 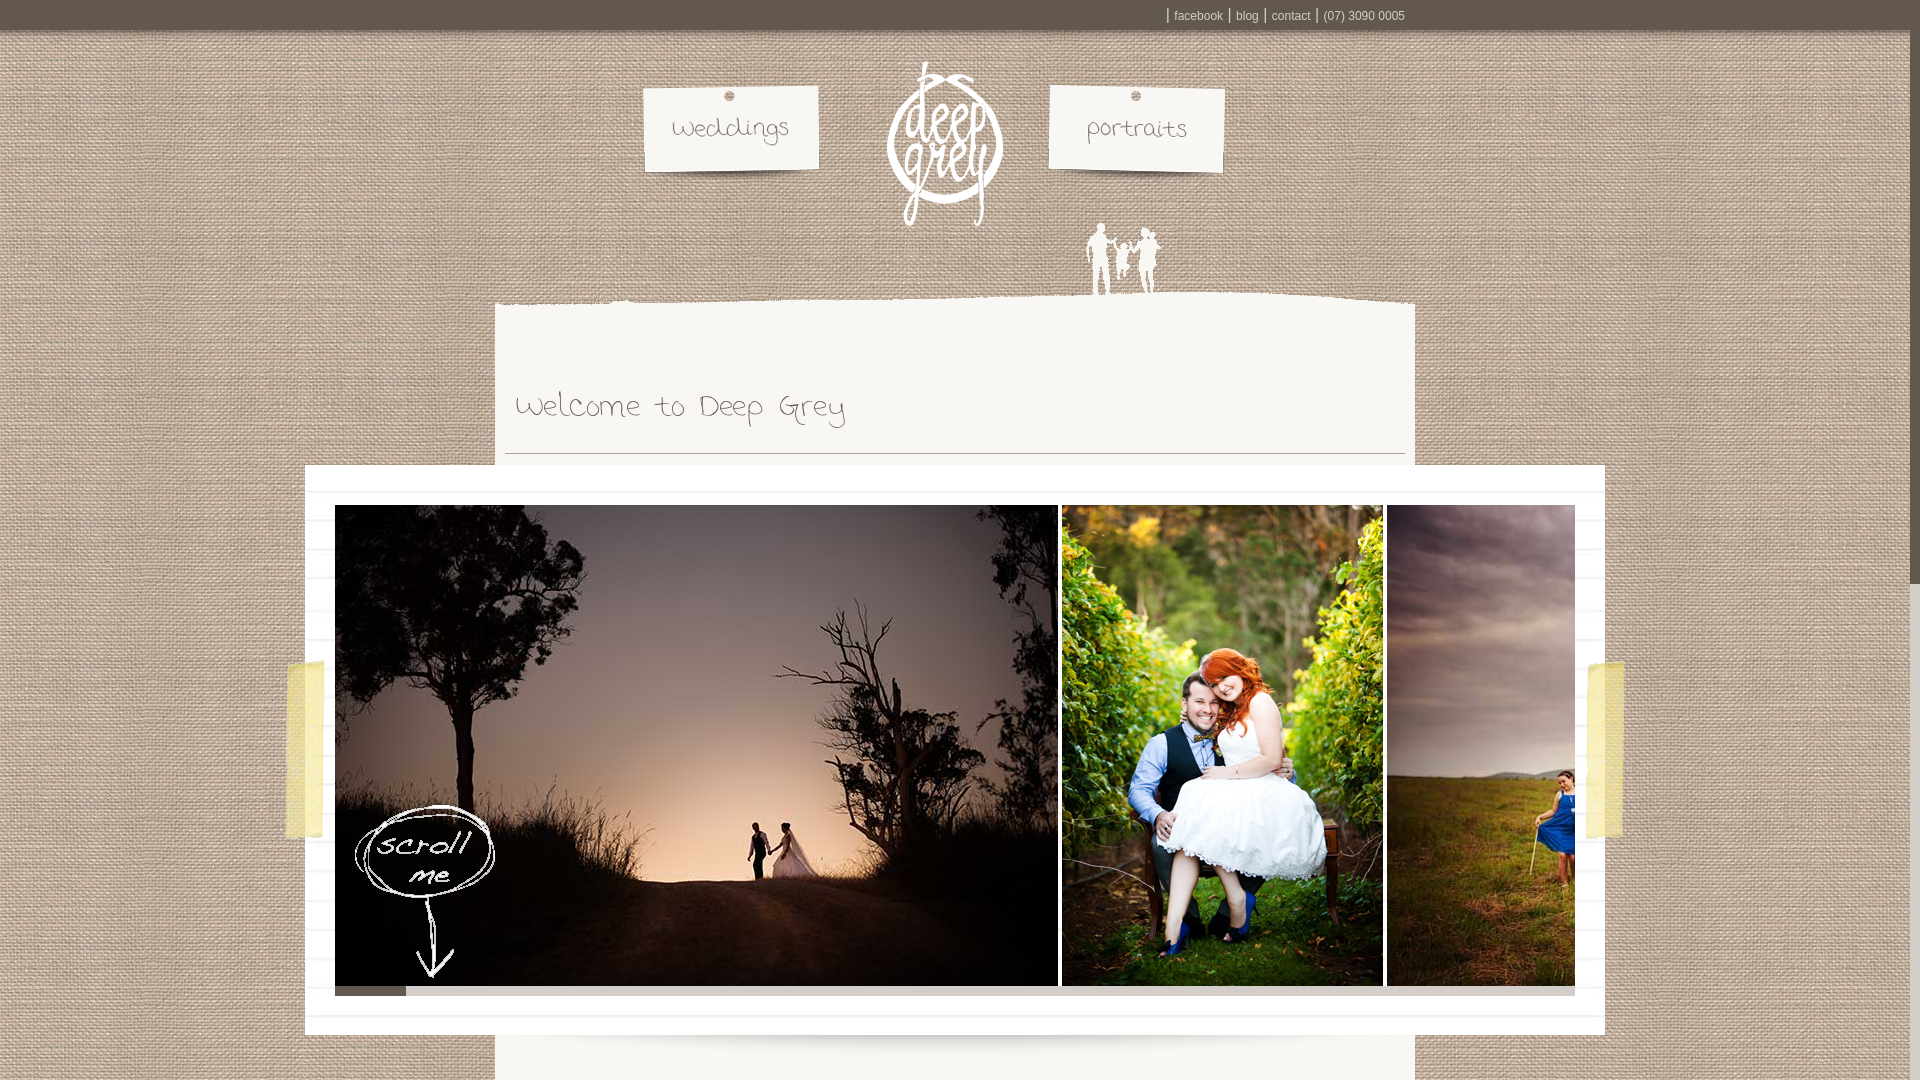 I want to click on 'contact', so click(x=1291, y=15).